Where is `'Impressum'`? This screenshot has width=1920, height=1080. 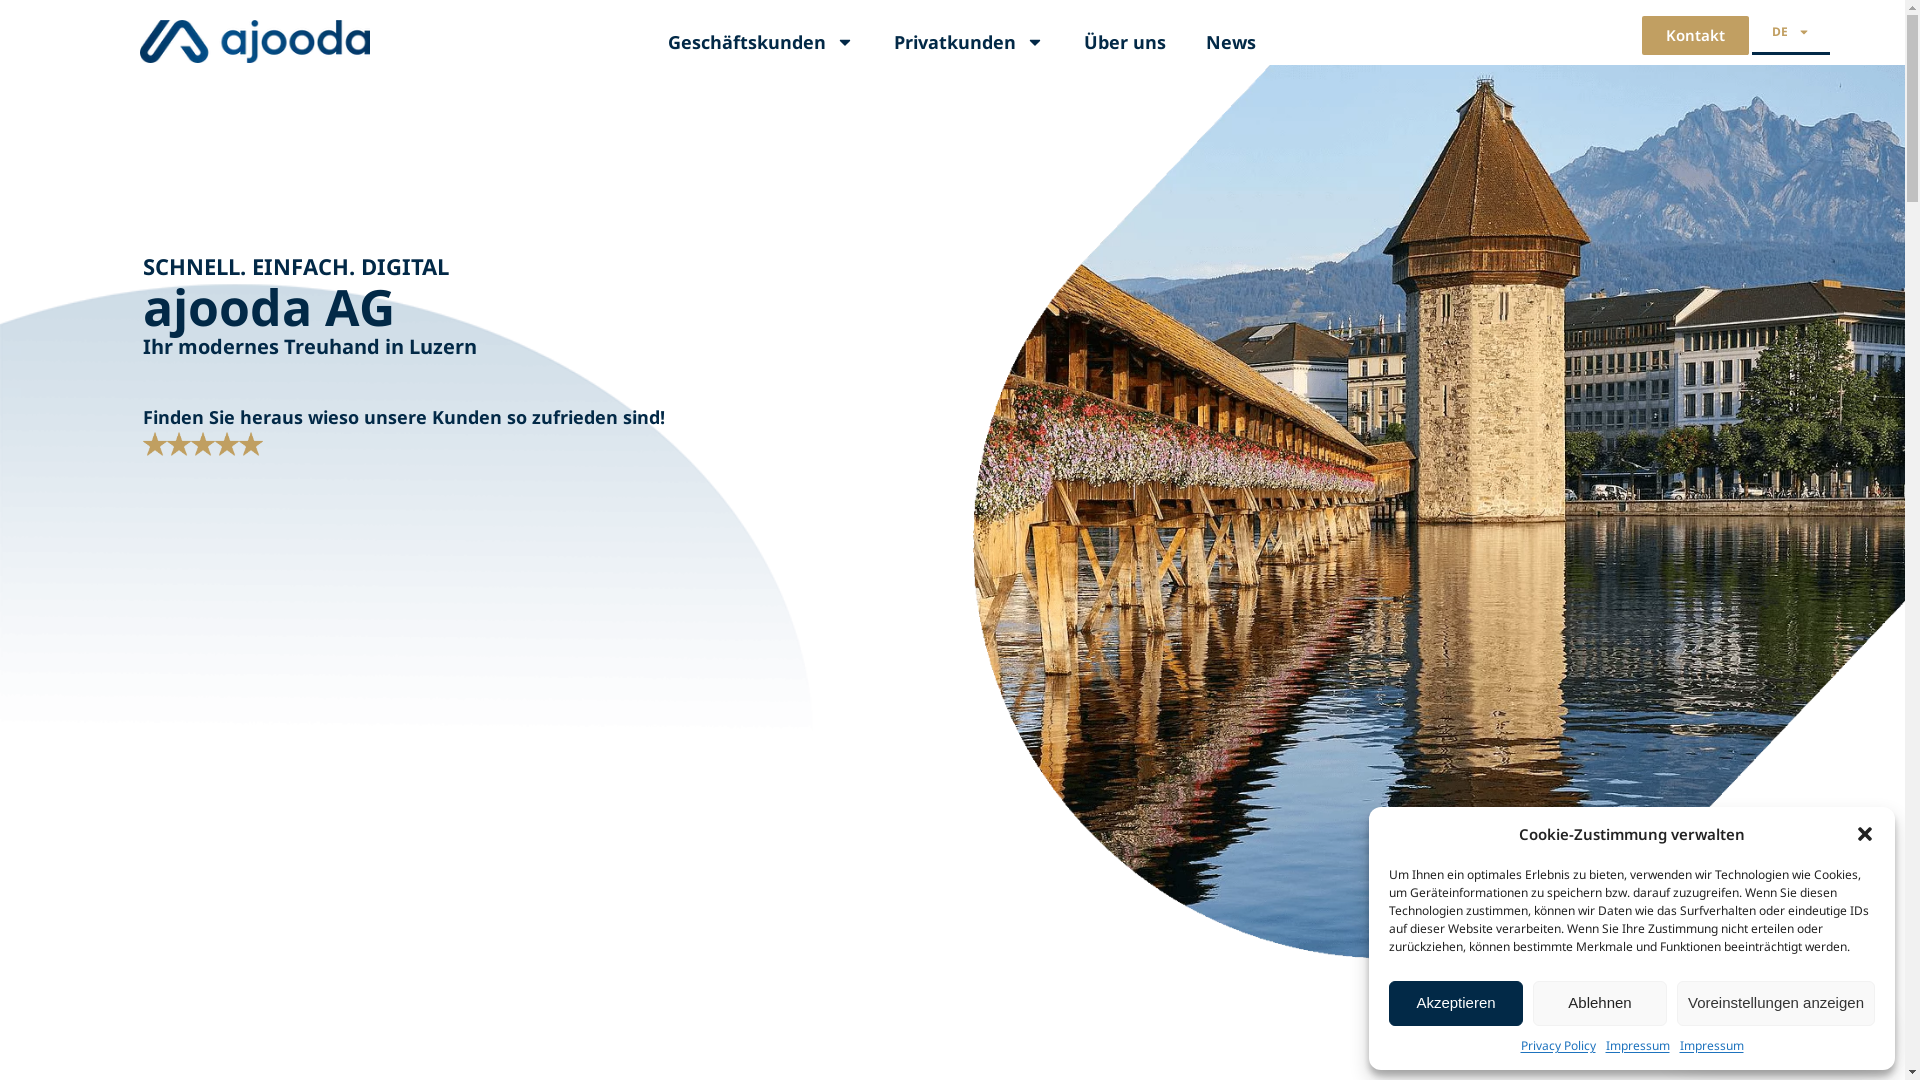 'Impressum' is located at coordinates (1711, 1044).